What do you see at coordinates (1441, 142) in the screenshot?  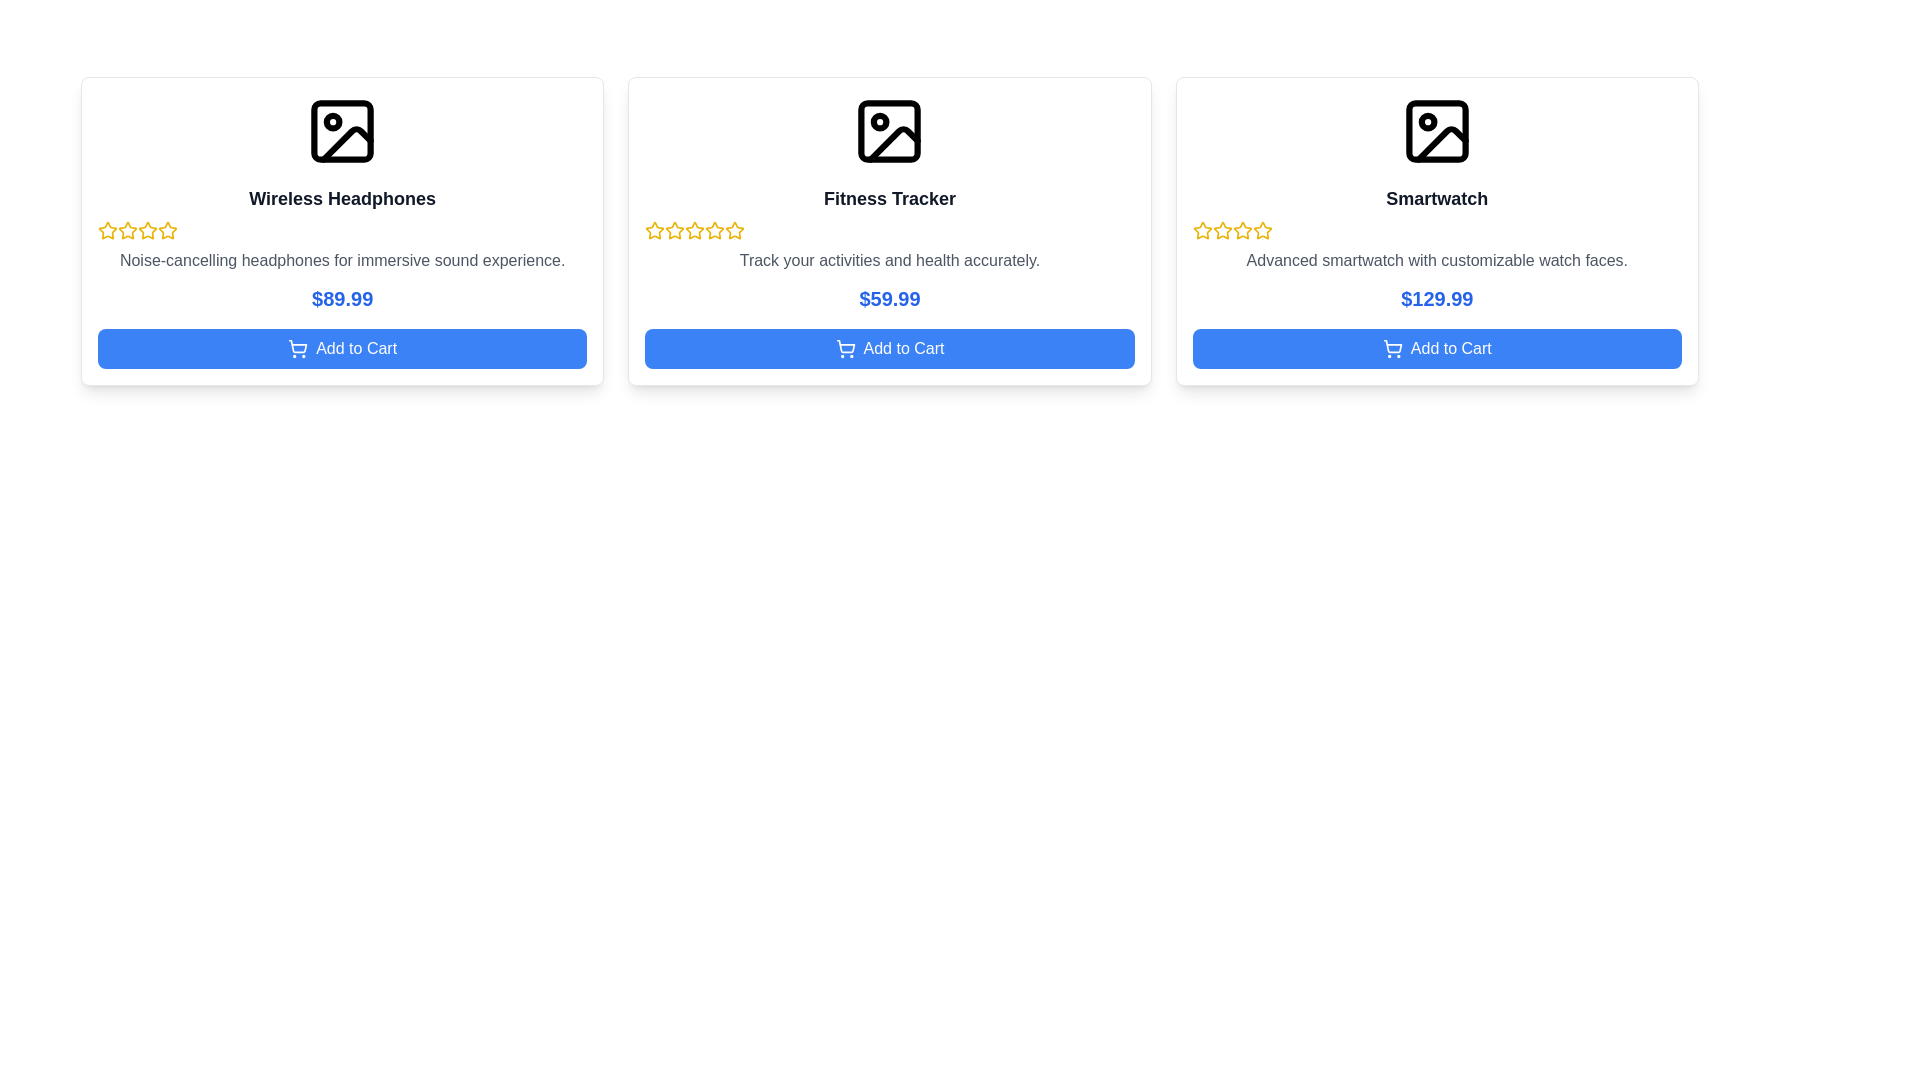 I see `the graphical element within the SVG structure that enhances the recognizability of the icon for the 'Smartwatch' product card, located in the center-right portion of the icon` at bounding box center [1441, 142].